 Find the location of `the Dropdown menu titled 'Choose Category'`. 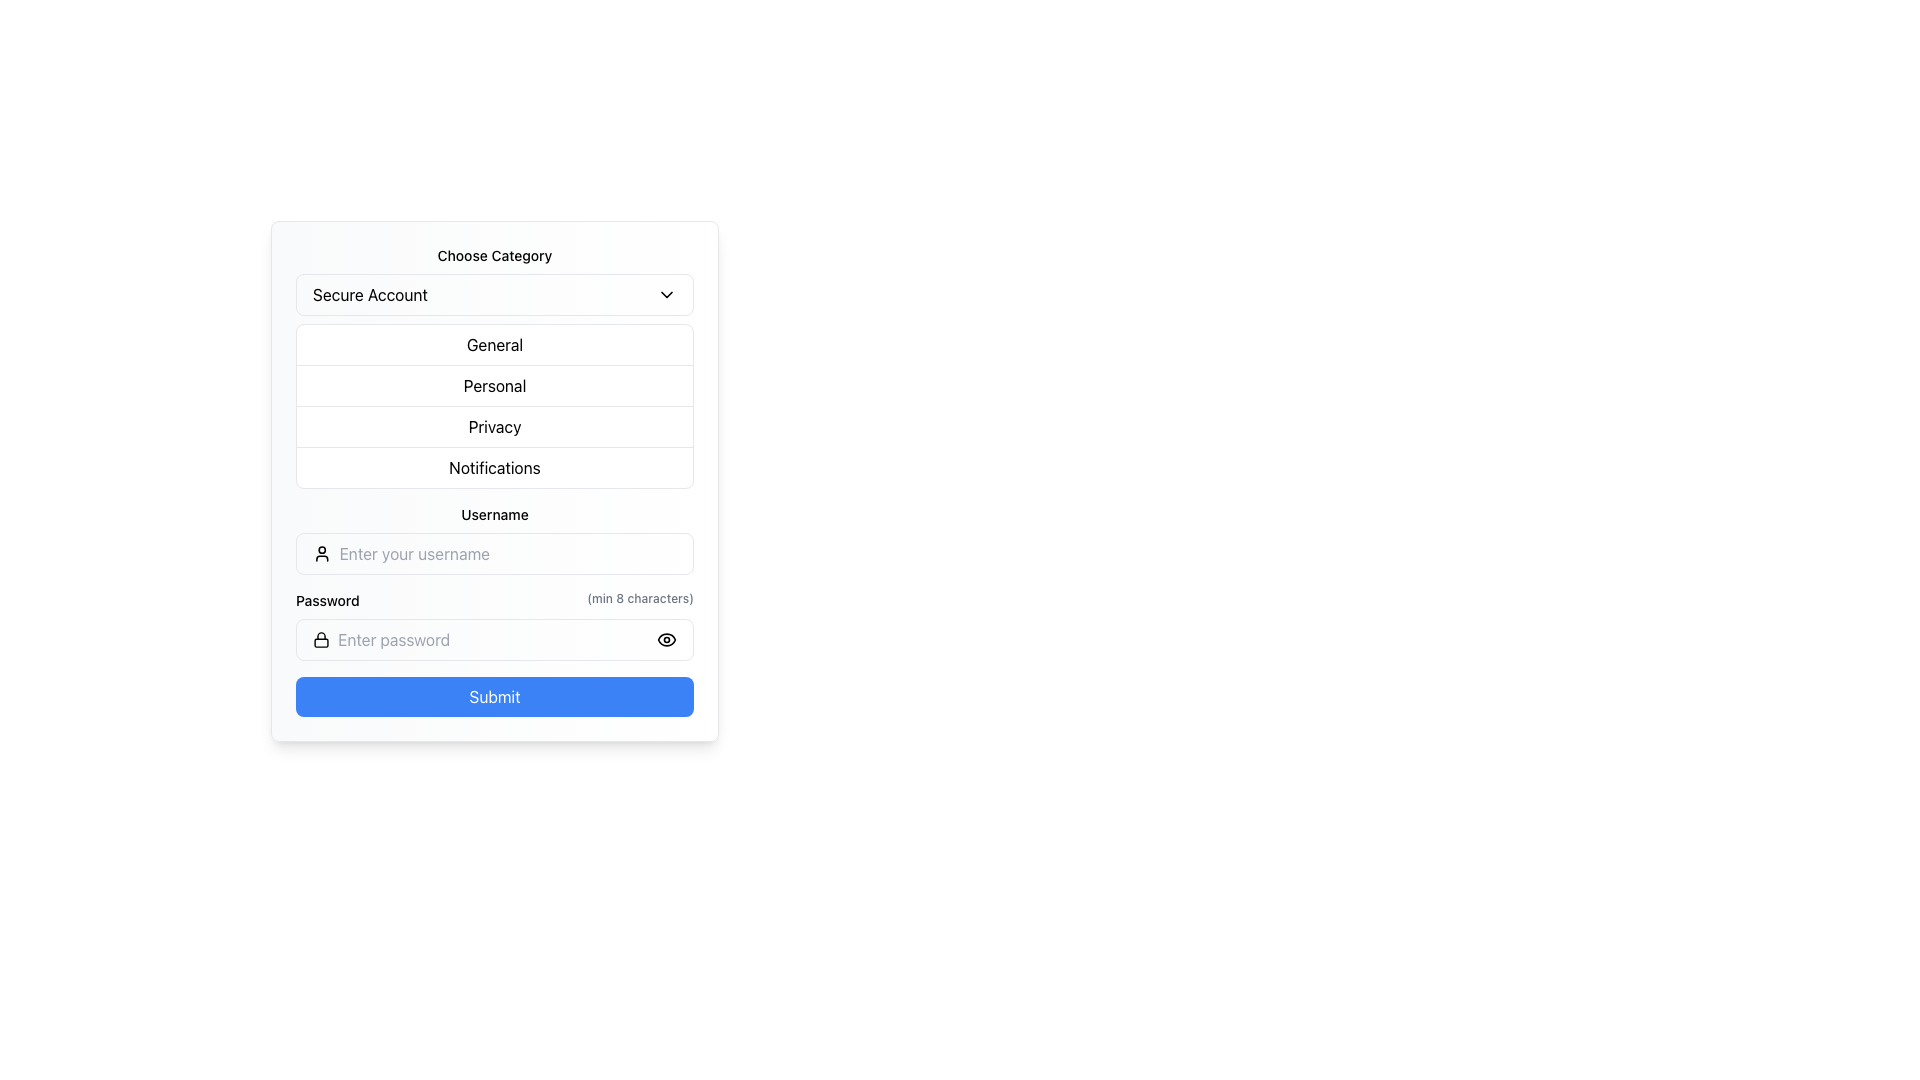

the Dropdown menu titled 'Choose Category' is located at coordinates (494, 367).